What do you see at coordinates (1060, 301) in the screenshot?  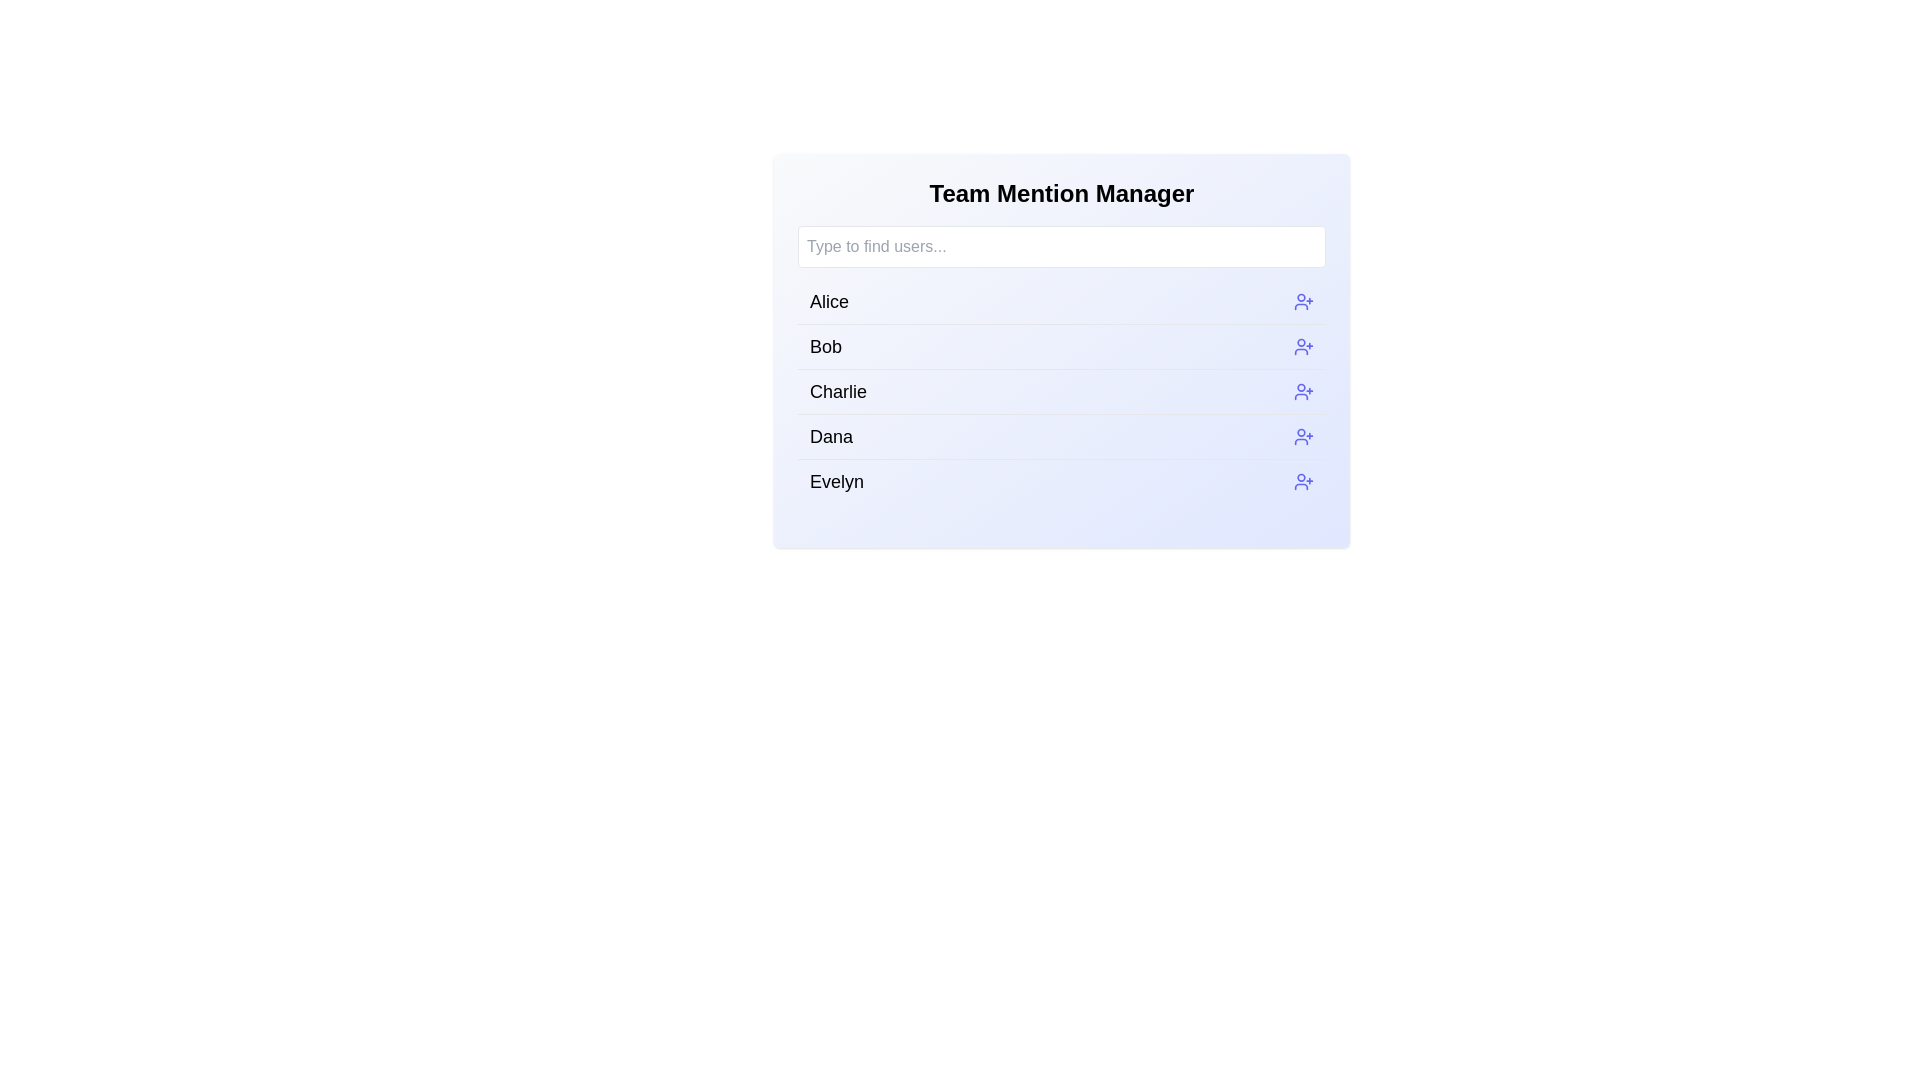 I see `to select the list item representing the user profile named 'Alice' in the Team Mention Manager menu` at bounding box center [1060, 301].